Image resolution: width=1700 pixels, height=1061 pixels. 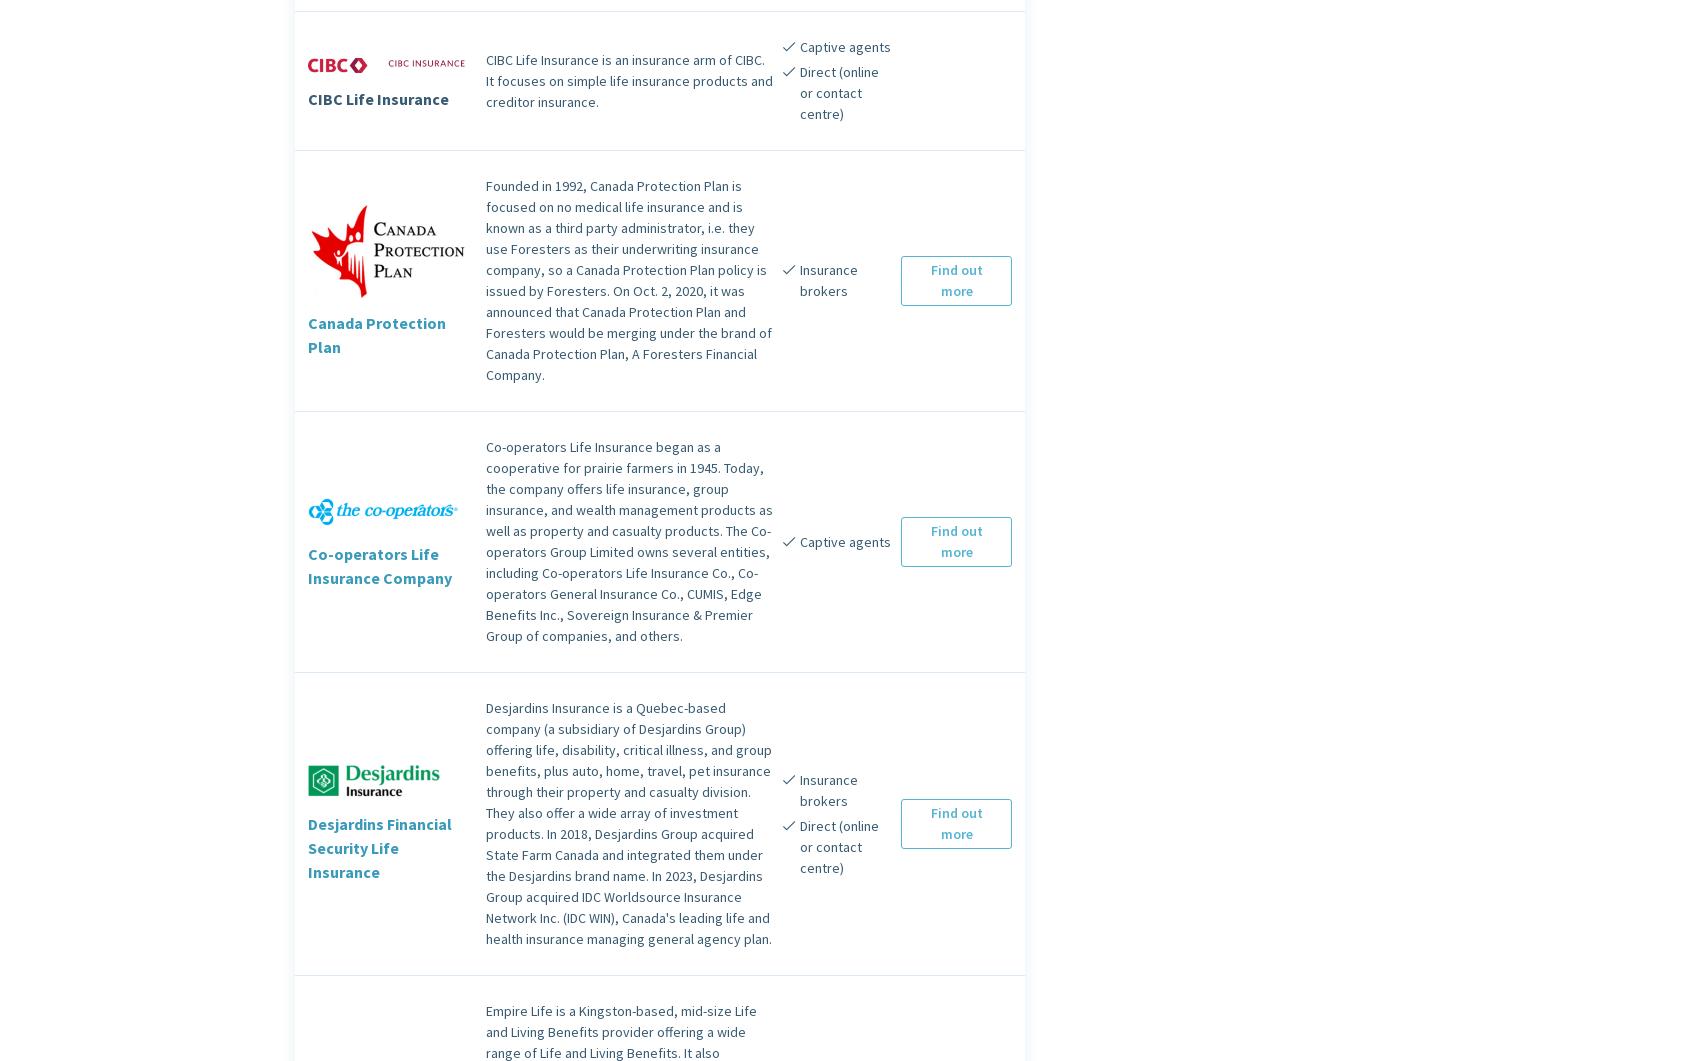 What do you see at coordinates (376, 333) in the screenshot?
I see `'Canada Protection Plan'` at bounding box center [376, 333].